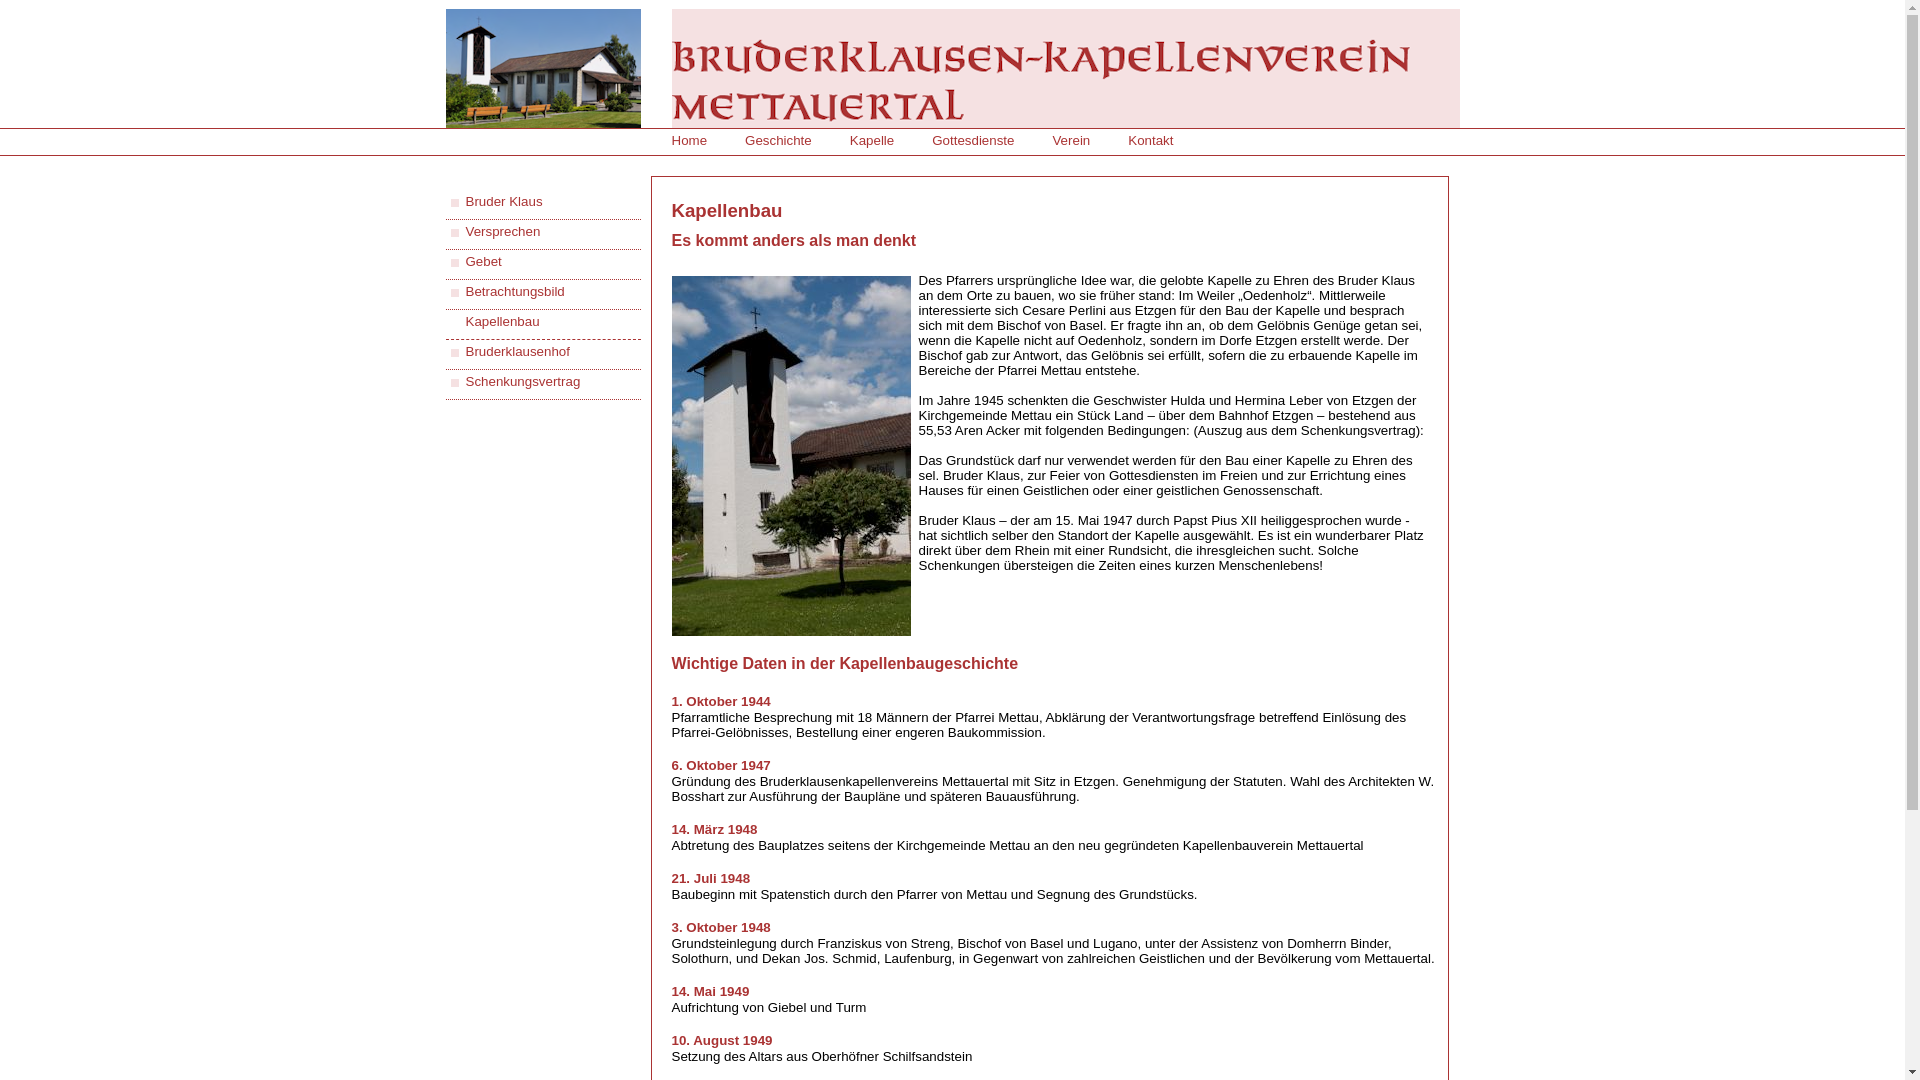 This screenshot has height=1080, width=1920. What do you see at coordinates (1069, 139) in the screenshot?
I see `'Verein'` at bounding box center [1069, 139].